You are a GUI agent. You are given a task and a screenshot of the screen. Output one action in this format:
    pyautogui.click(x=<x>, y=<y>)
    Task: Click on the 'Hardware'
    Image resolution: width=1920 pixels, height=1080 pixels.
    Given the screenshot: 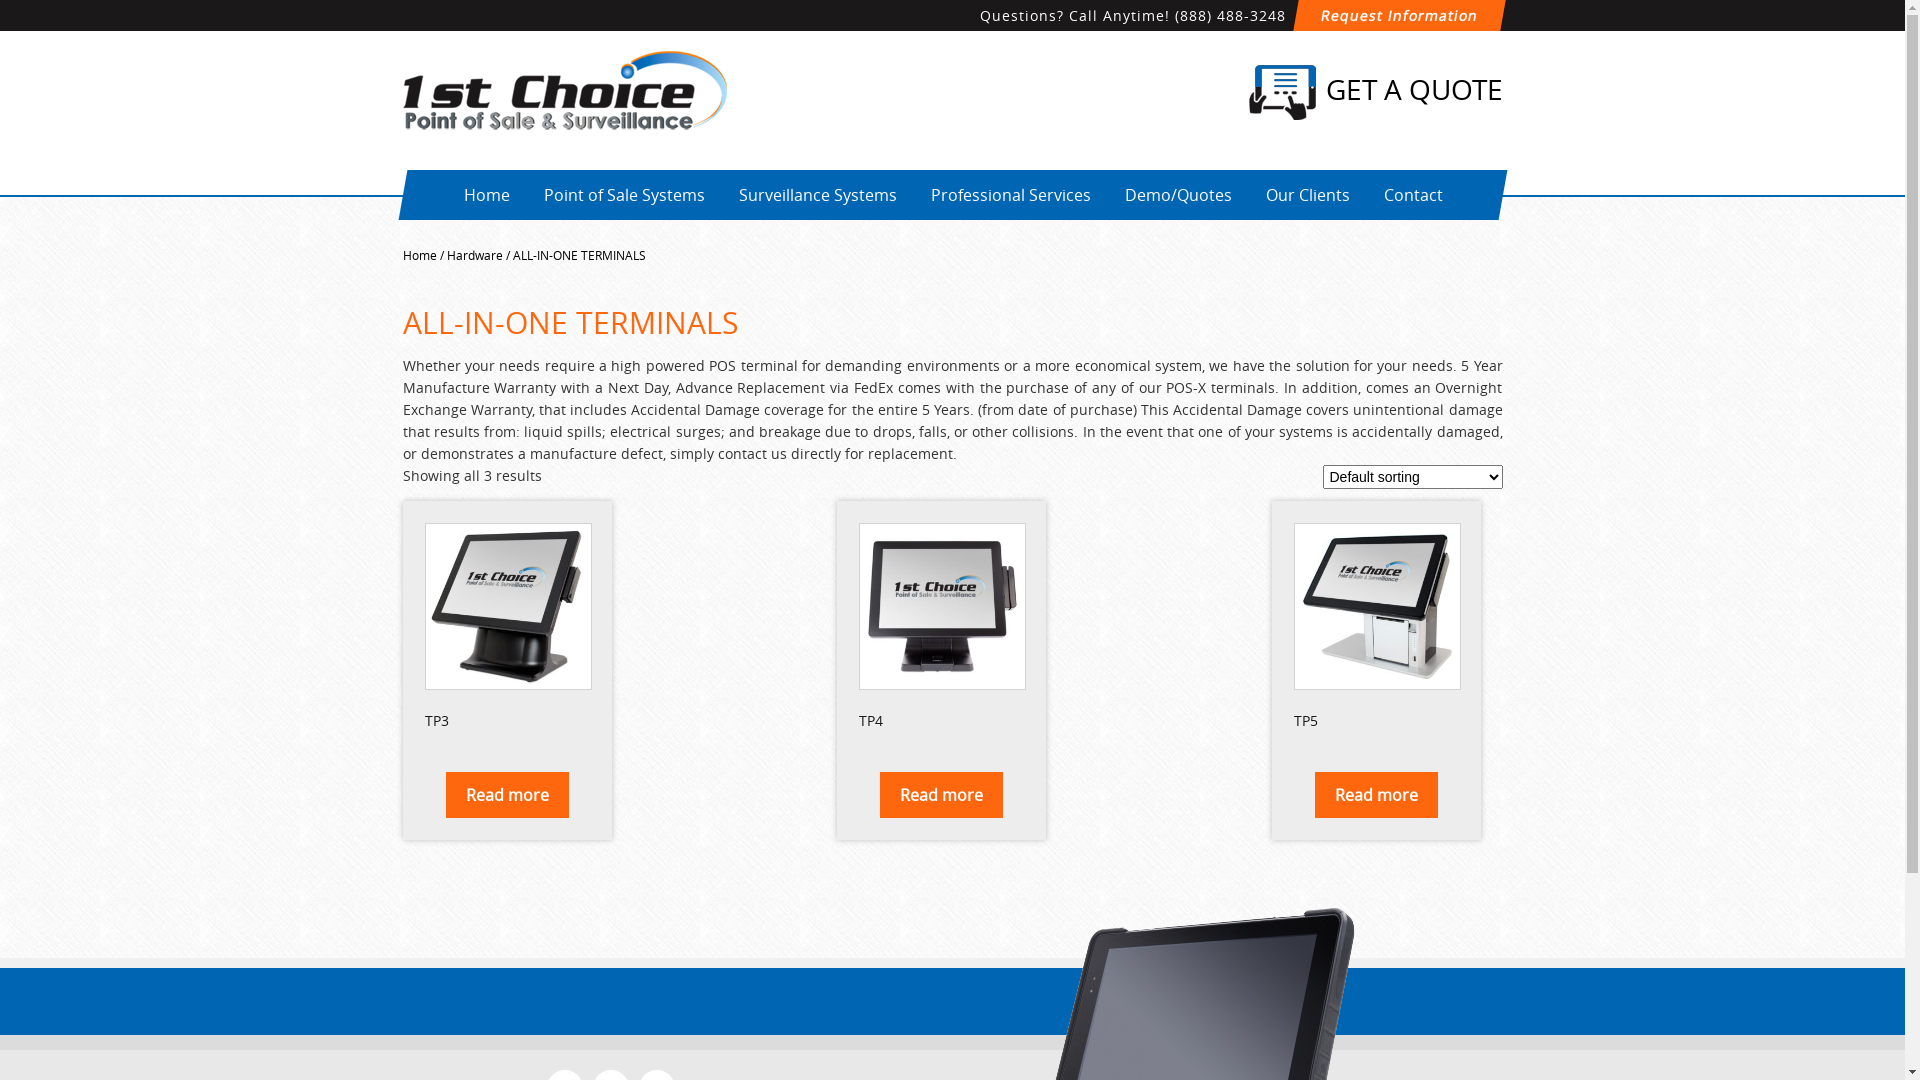 What is the action you would take?
    pyautogui.click(x=473, y=253)
    